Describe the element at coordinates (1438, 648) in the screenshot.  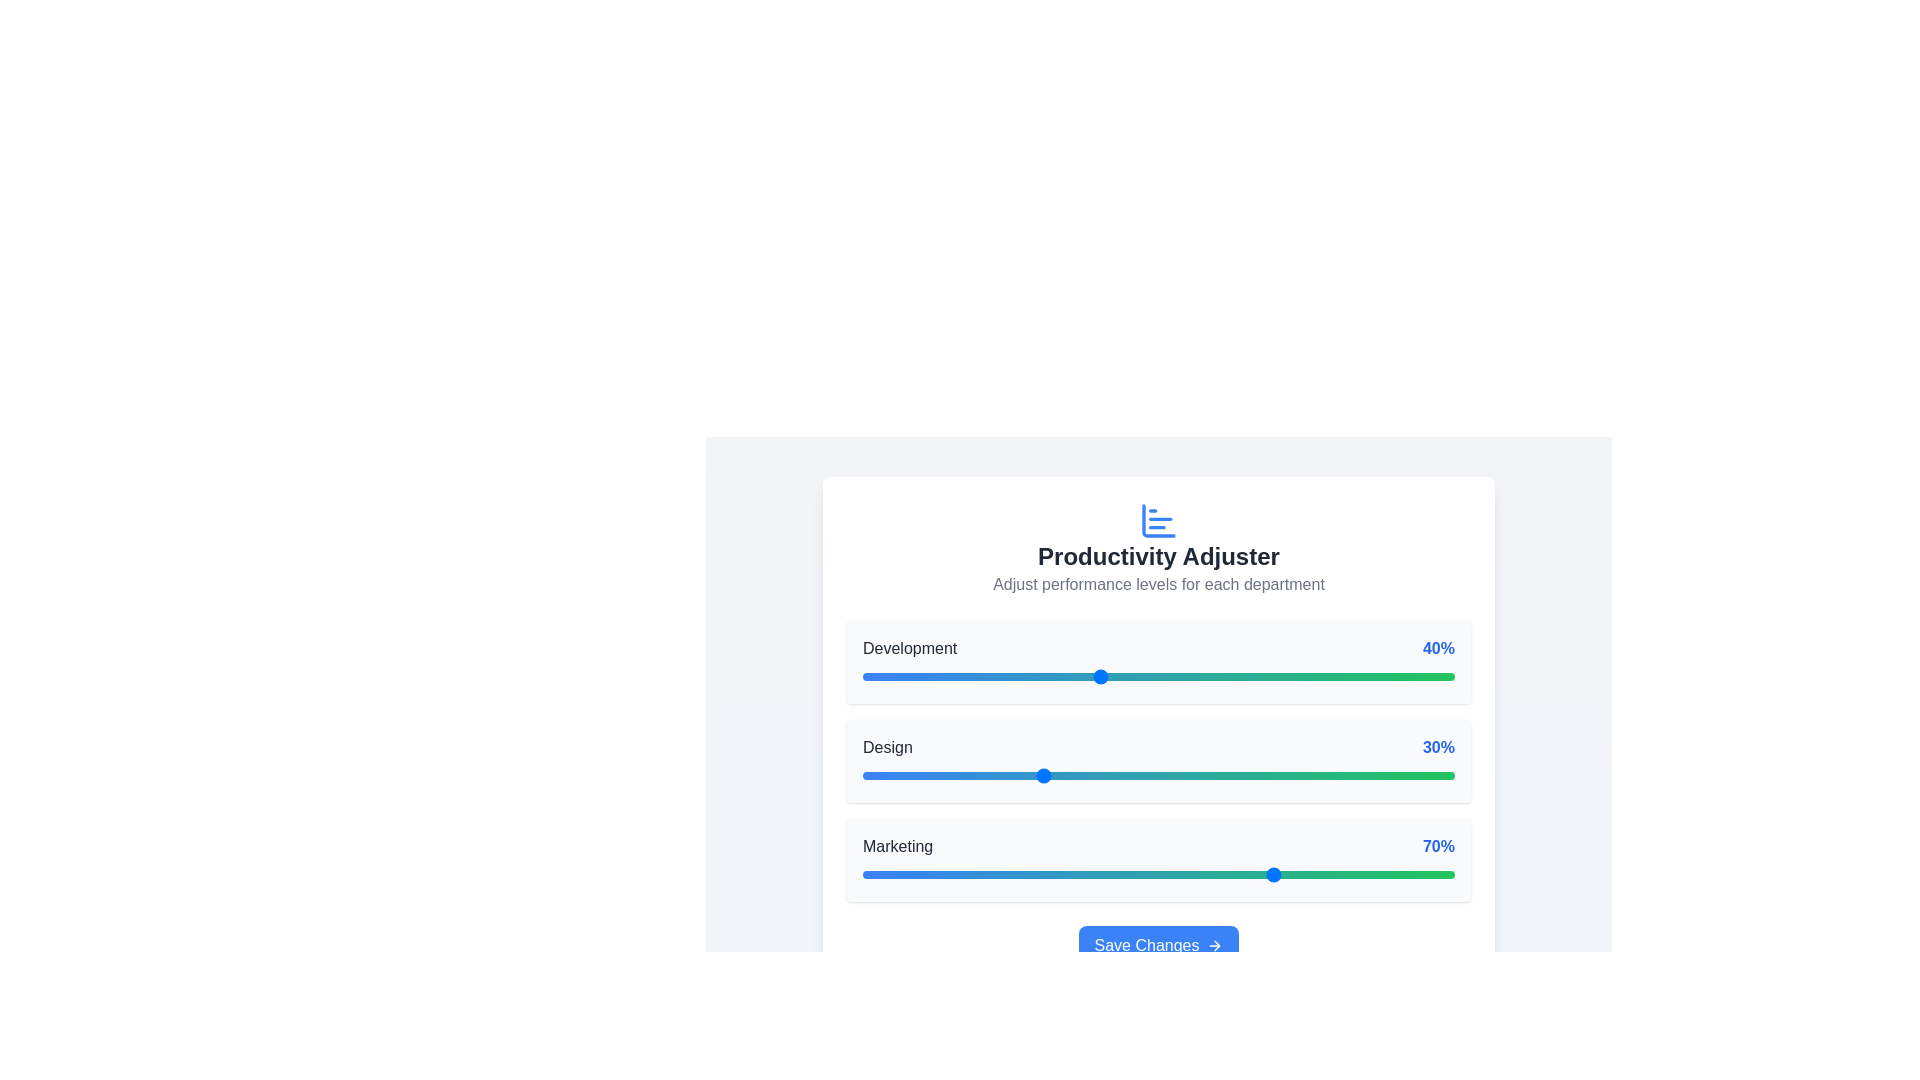
I see `the text label displaying '40%' in bold blue font, which indicates a percentage associated with 'Development'. It is positioned to the right of the text 'Development' and aligned with a progress bar` at that location.